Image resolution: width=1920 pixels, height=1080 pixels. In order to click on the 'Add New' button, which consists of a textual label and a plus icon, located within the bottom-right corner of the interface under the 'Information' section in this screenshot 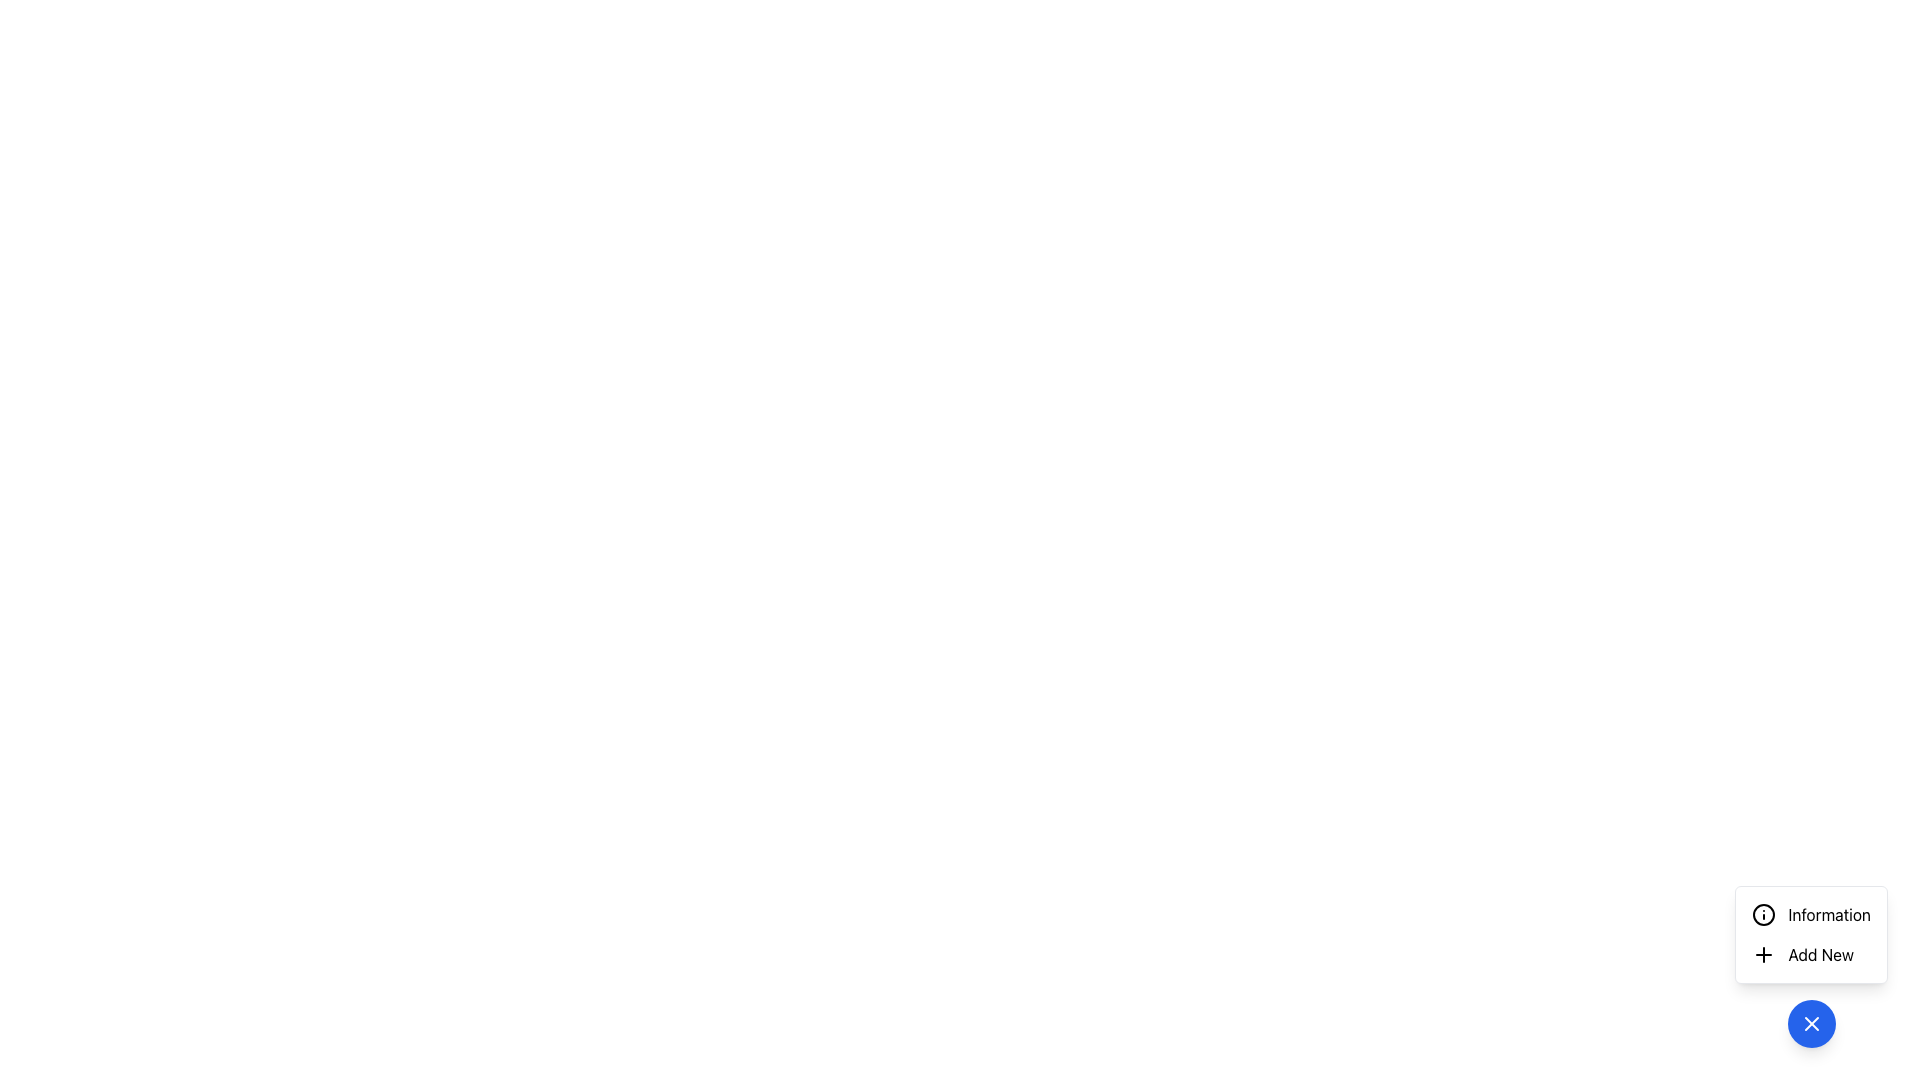, I will do `click(1803, 954)`.